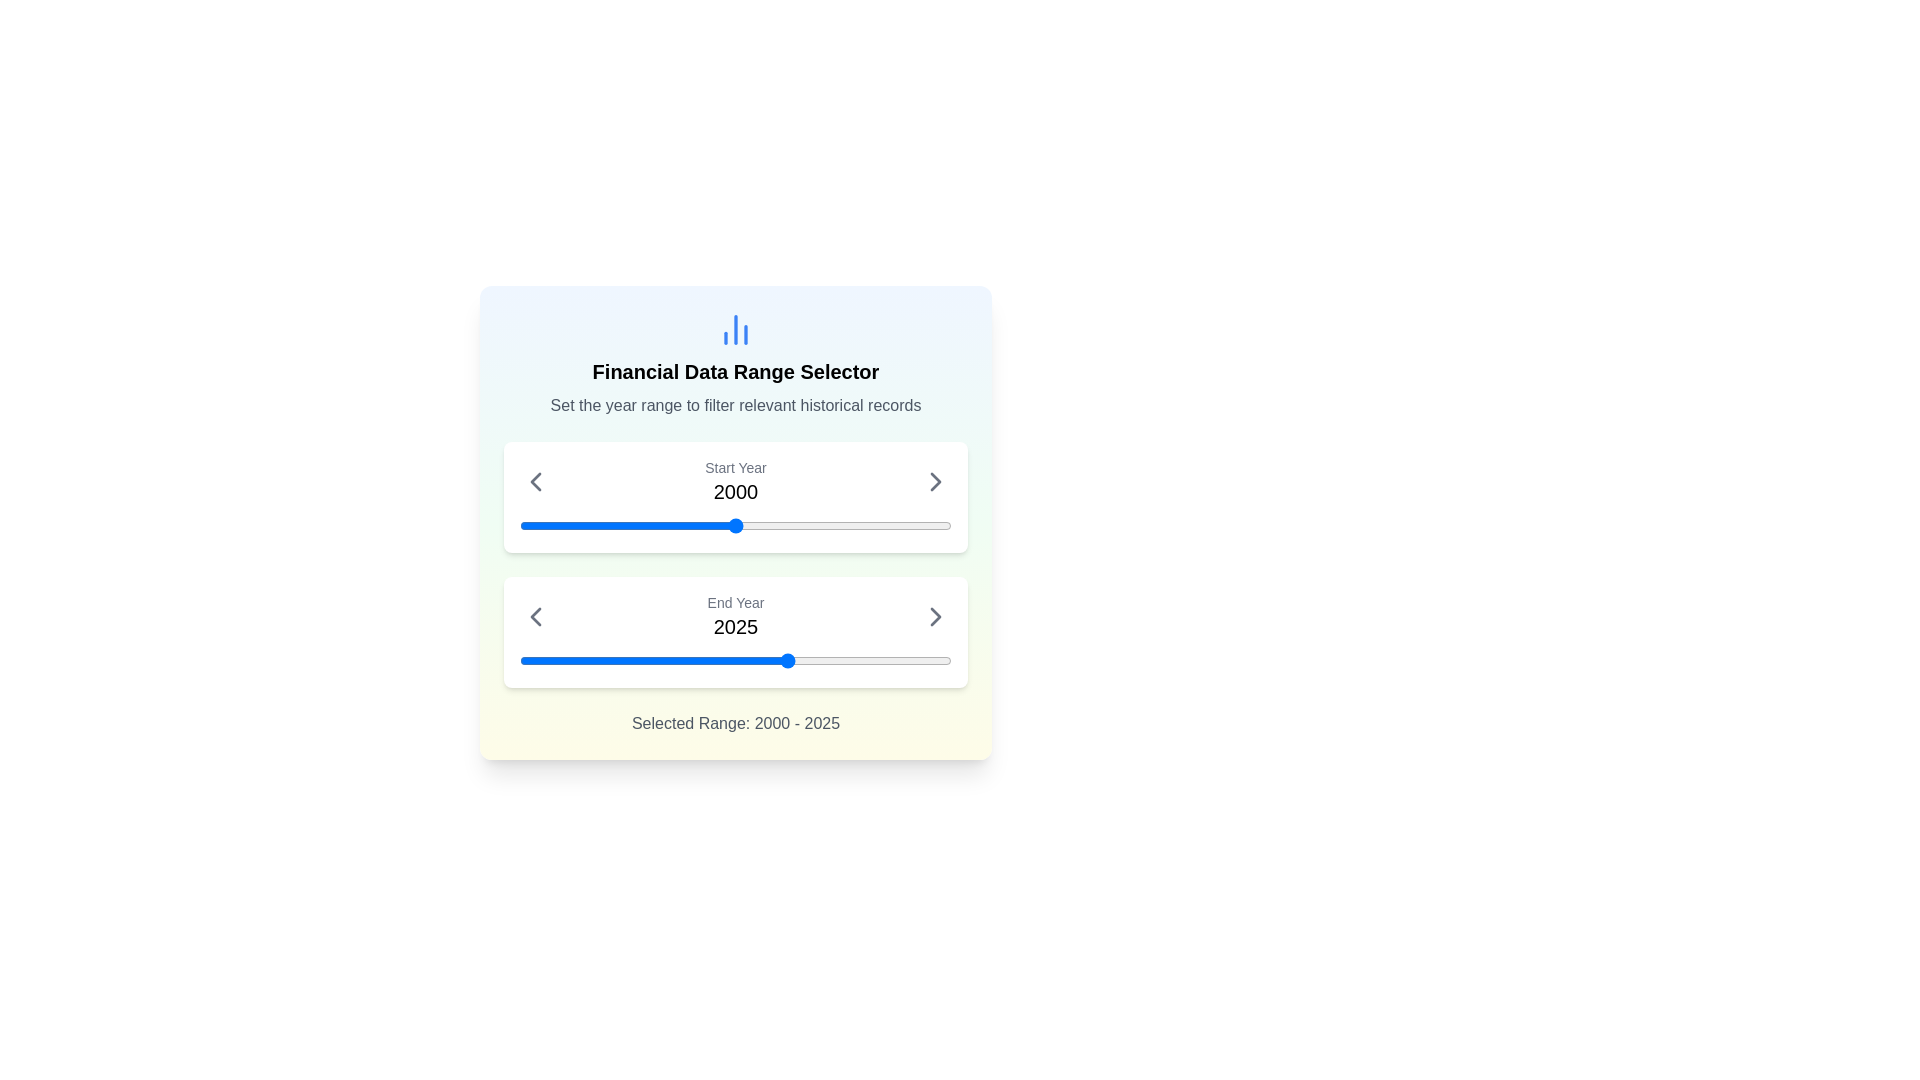 This screenshot has height=1080, width=1920. Describe the element at coordinates (734, 601) in the screenshot. I see `the 'End Year' label text, which is styled in small gray text and positioned above the year '2025' in the range selector interface` at that location.